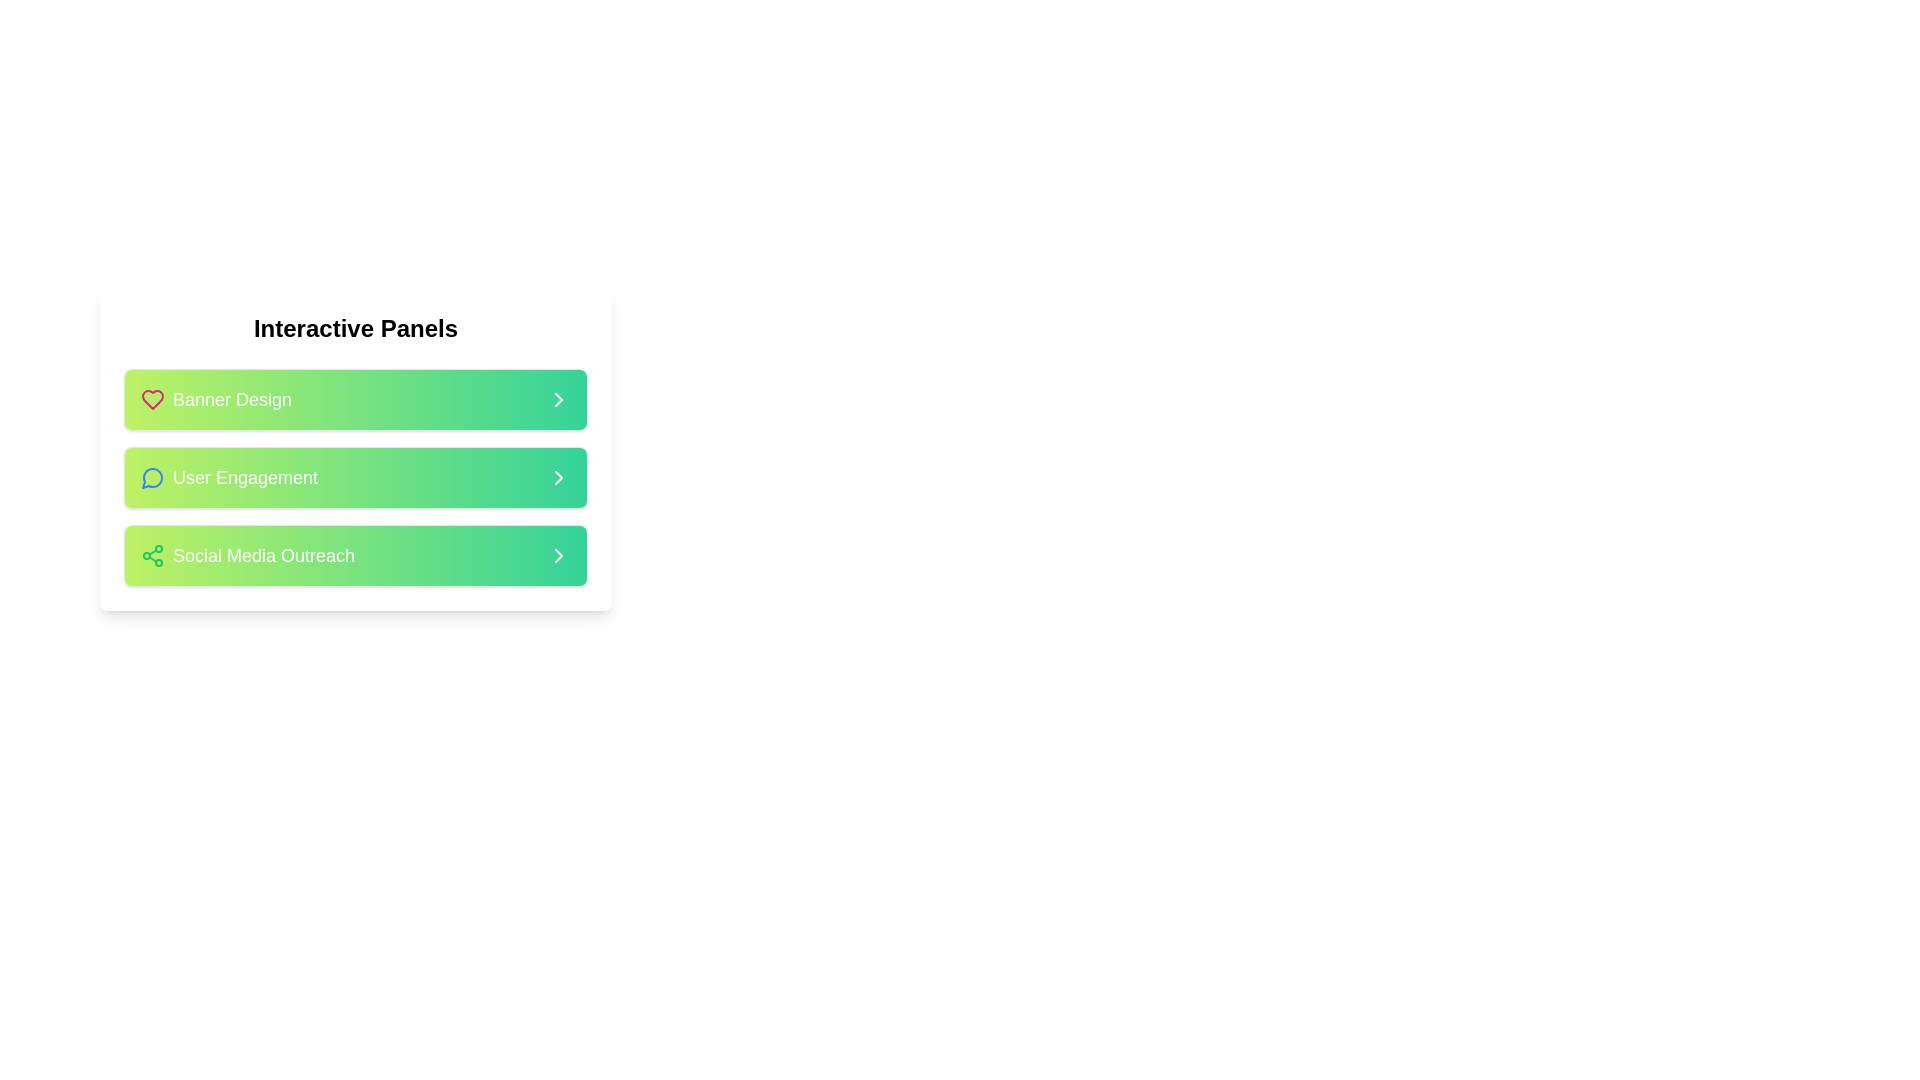  Describe the element at coordinates (355, 327) in the screenshot. I see `the bold and large-sized header text reading 'Interactive Panels' located at the top-center of a white, rounded-corner card` at that location.